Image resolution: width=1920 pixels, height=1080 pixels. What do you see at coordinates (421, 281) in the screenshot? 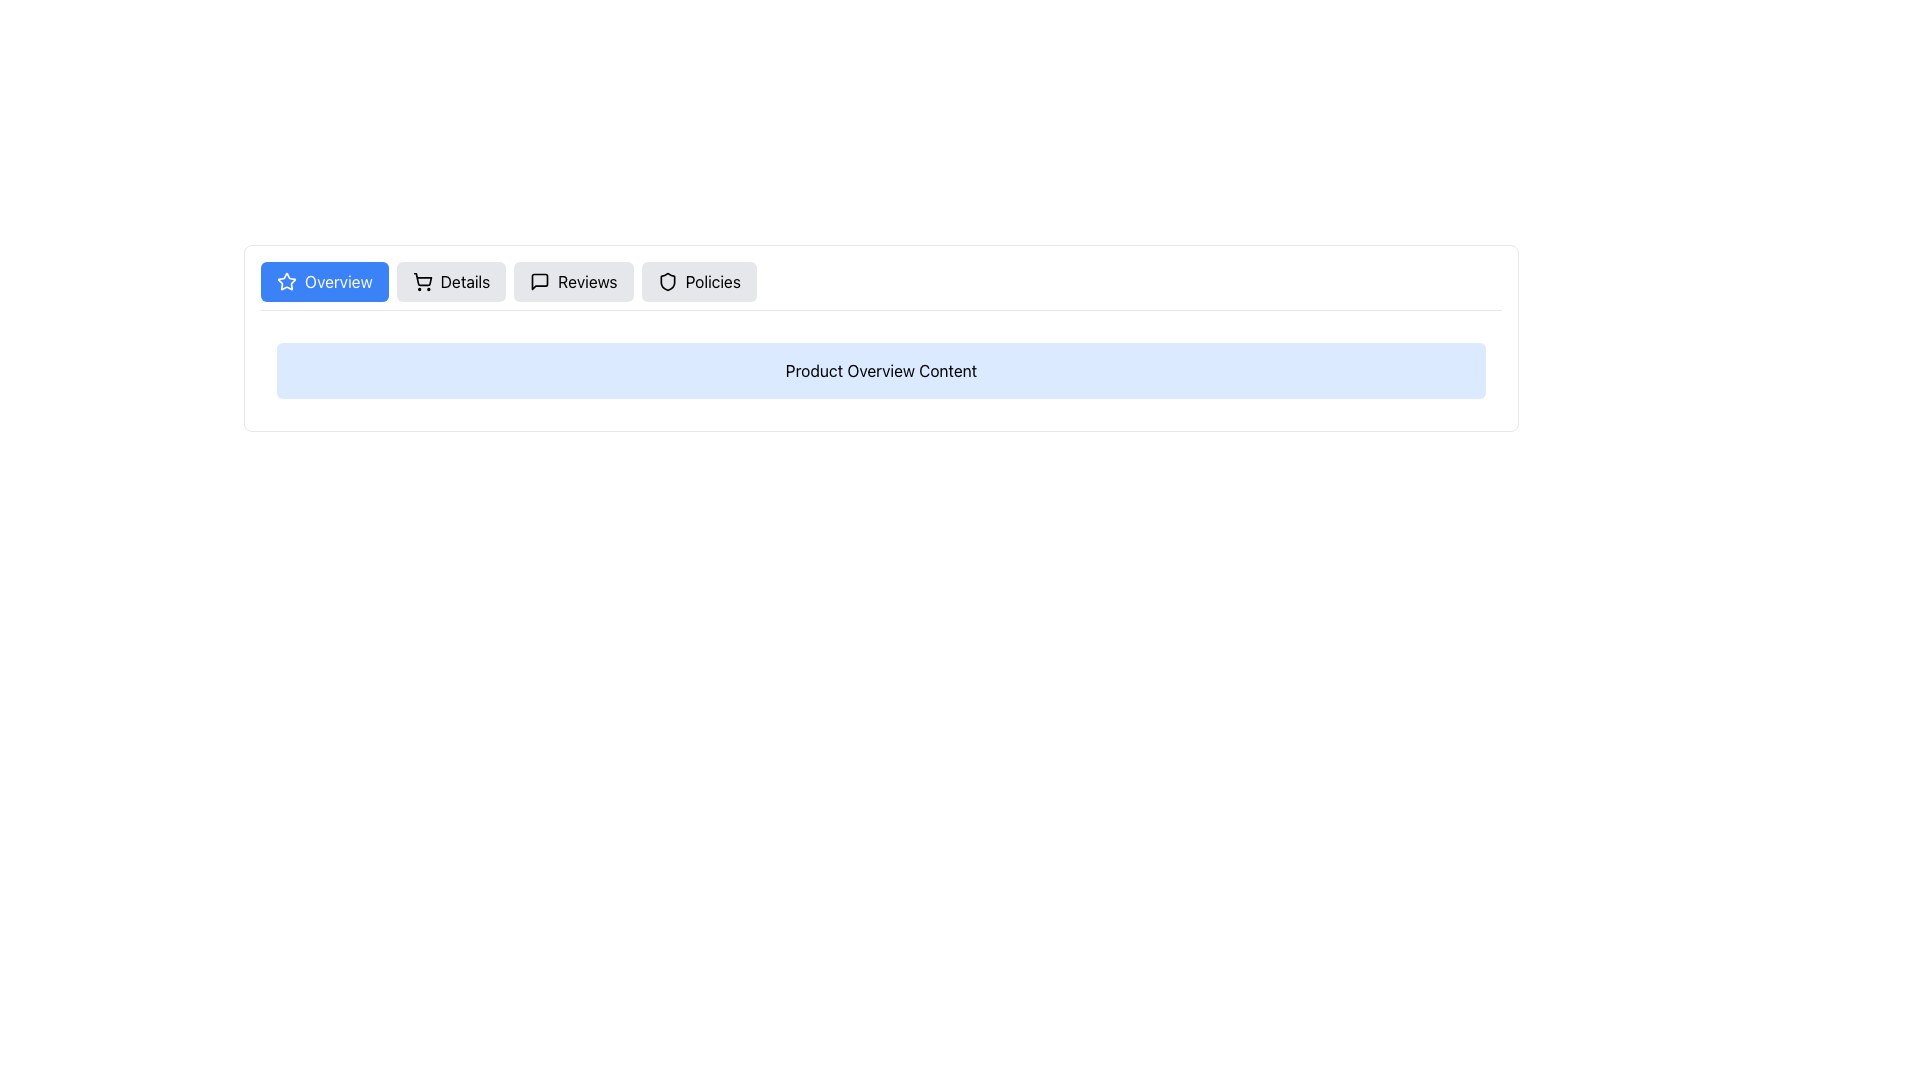
I see `the shopping cart icon located within the 'Details' button, which is styled with a simple line design and positioned adjacent to the text label 'Details'` at bounding box center [421, 281].